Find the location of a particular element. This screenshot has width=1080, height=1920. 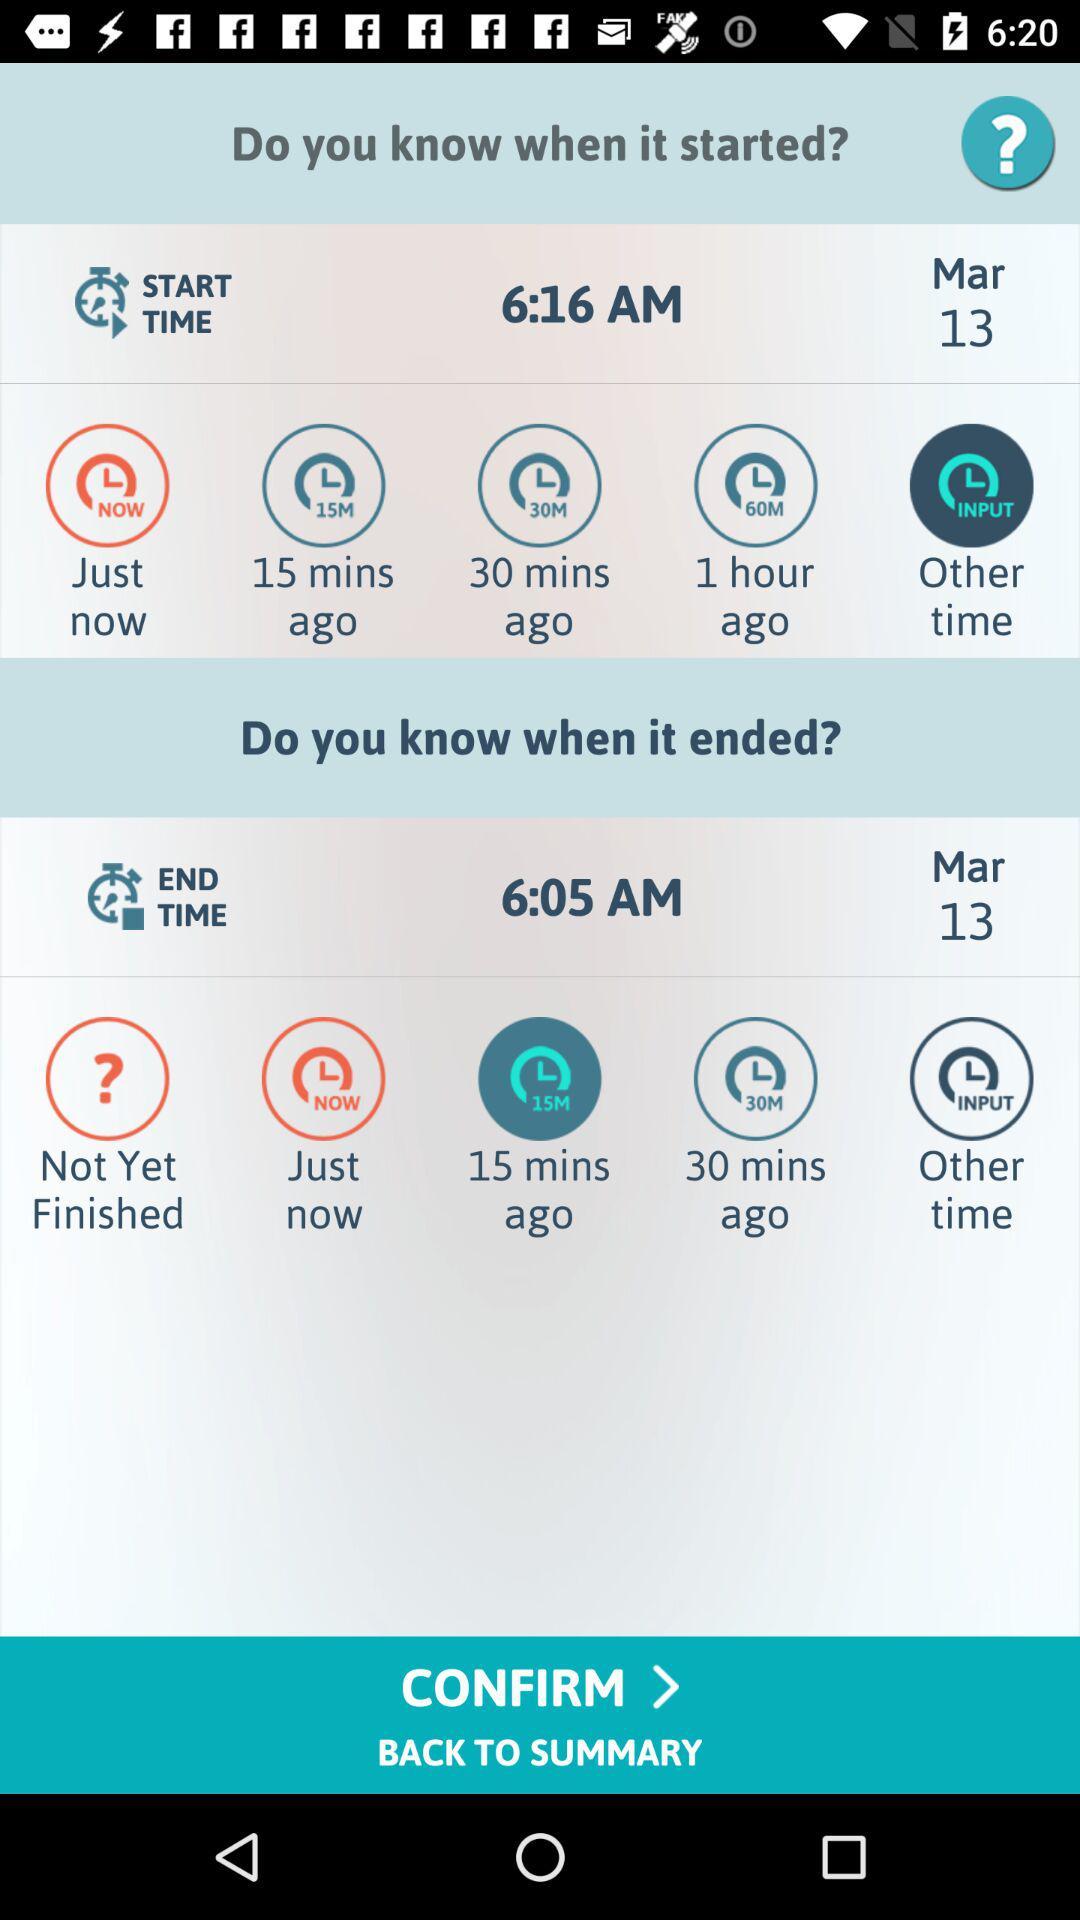

the time icon is located at coordinates (756, 485).